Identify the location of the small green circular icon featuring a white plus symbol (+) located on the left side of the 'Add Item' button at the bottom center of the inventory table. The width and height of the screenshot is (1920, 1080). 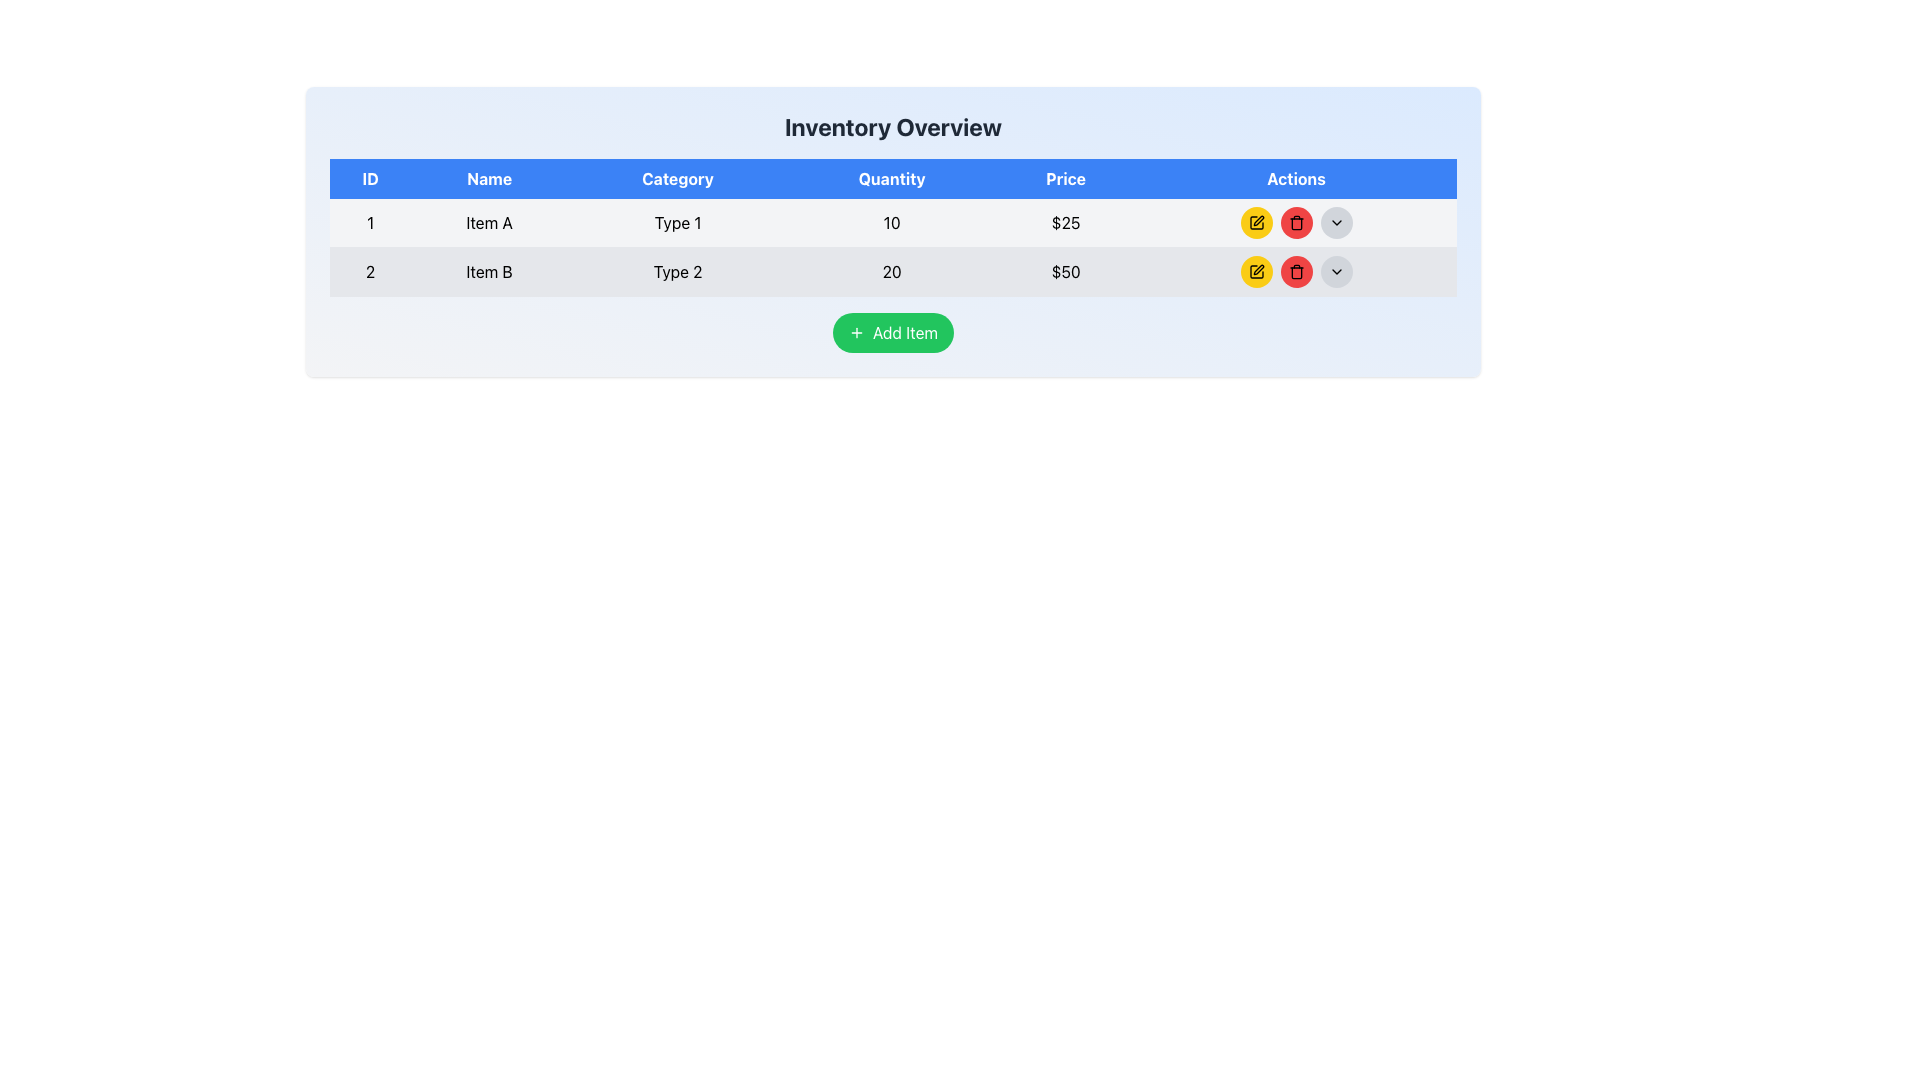
(856, 331).